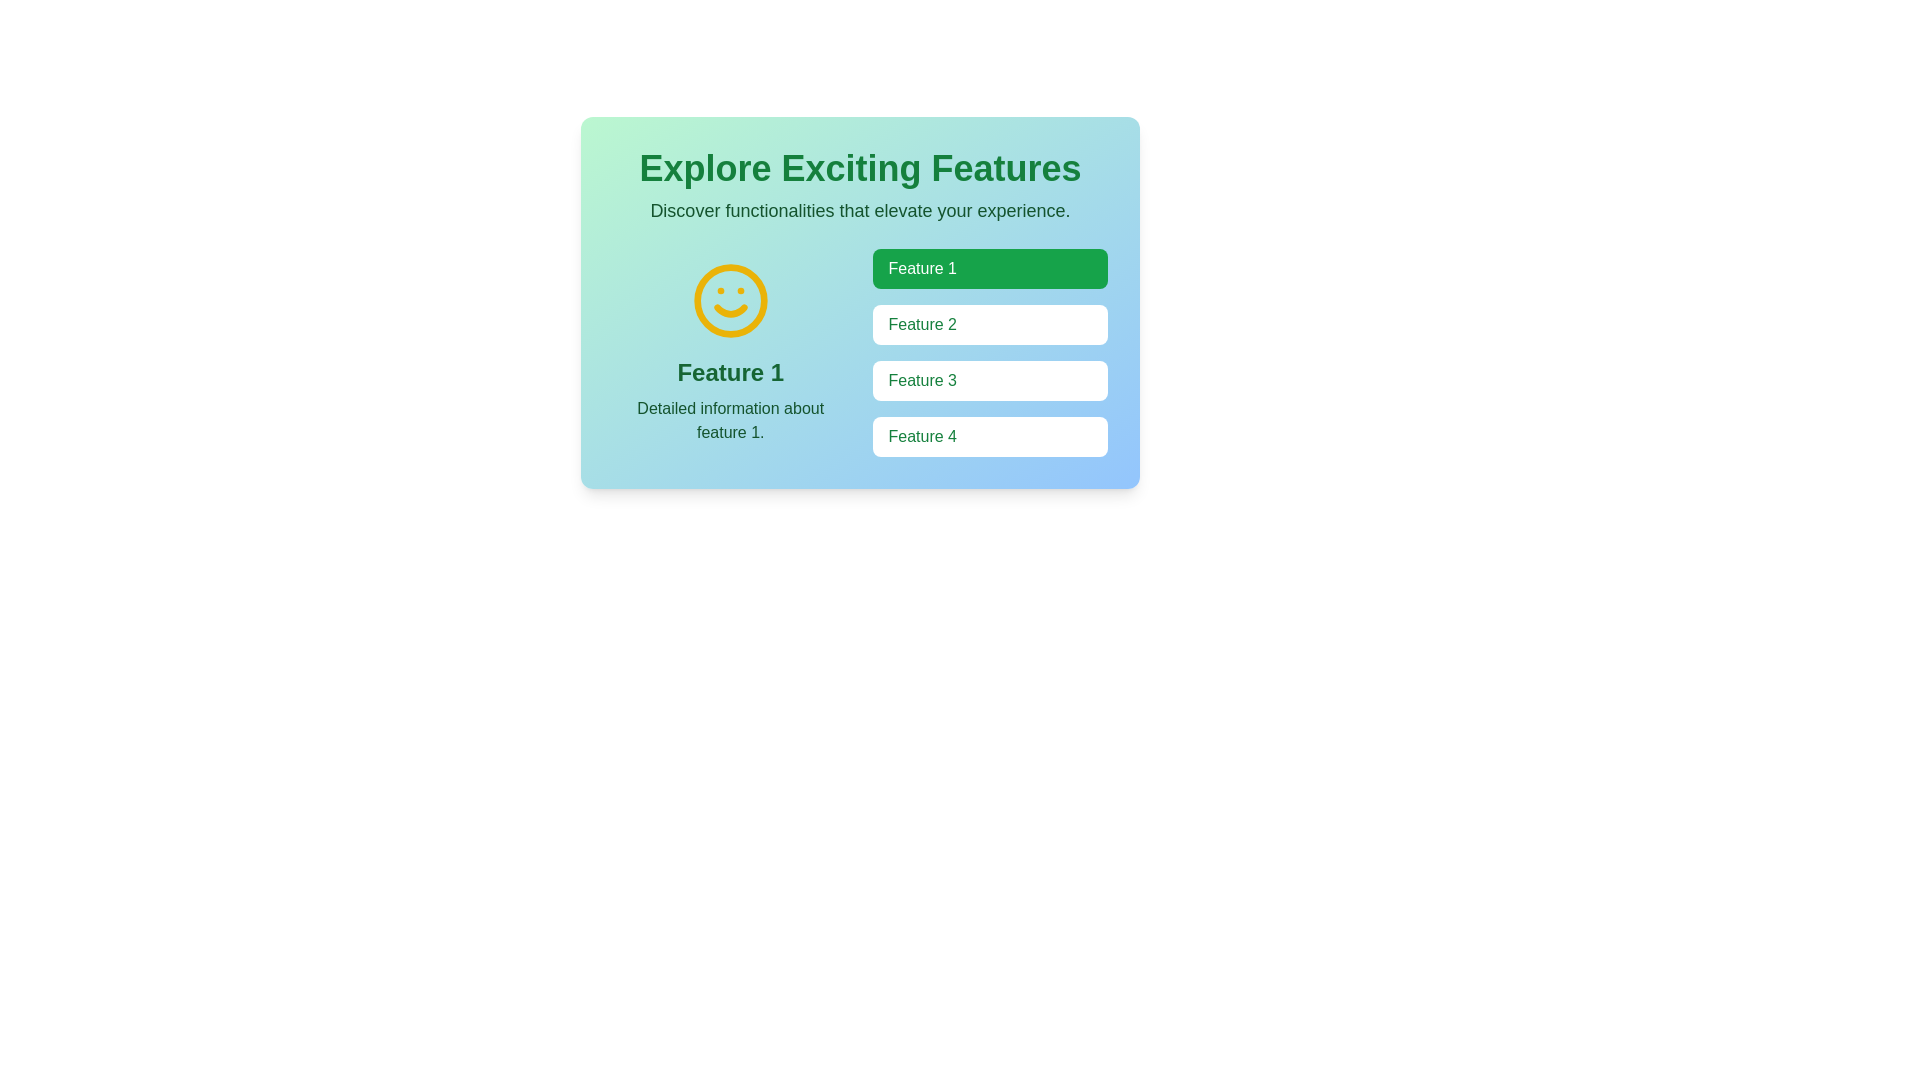 This screenshot has height=1080, width=1920. What do you see at coordinates (729, 300) in the screenshot?
I see `circular element located at the center of the smiley face icon, which is part of the 'Feature 1' card layout` at bounding box center [729, 300].